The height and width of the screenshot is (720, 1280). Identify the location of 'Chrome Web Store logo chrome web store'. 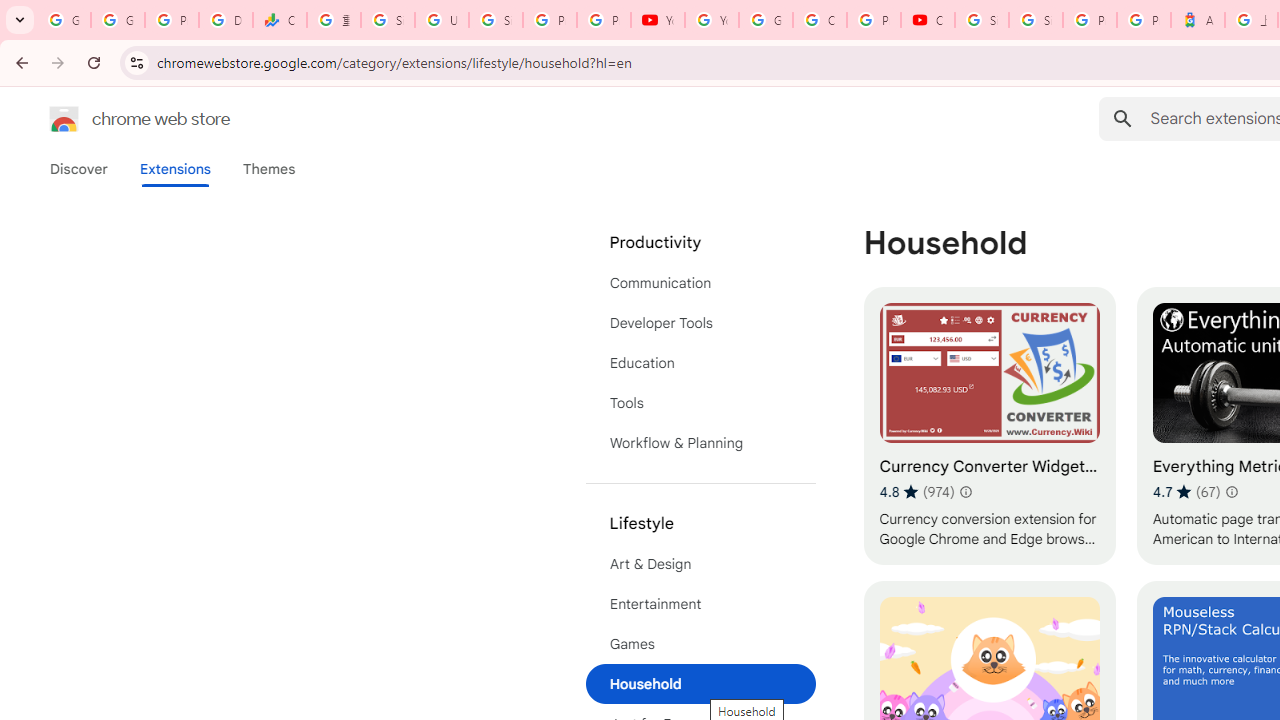
(118, 119).